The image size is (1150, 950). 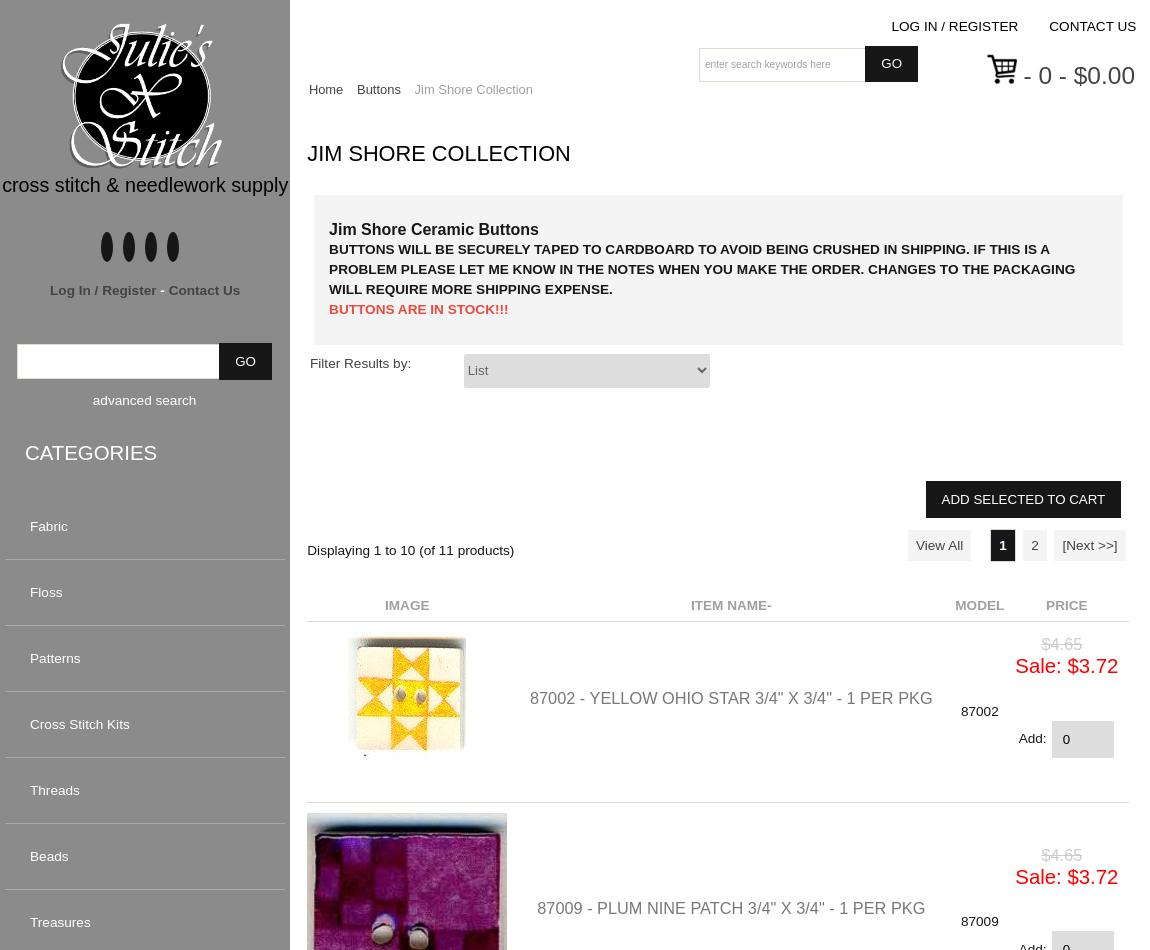 What do you see at coordinates (203, 288) in the screenshot?
I see `'Contact Us'` at bounding box center [203, 288].